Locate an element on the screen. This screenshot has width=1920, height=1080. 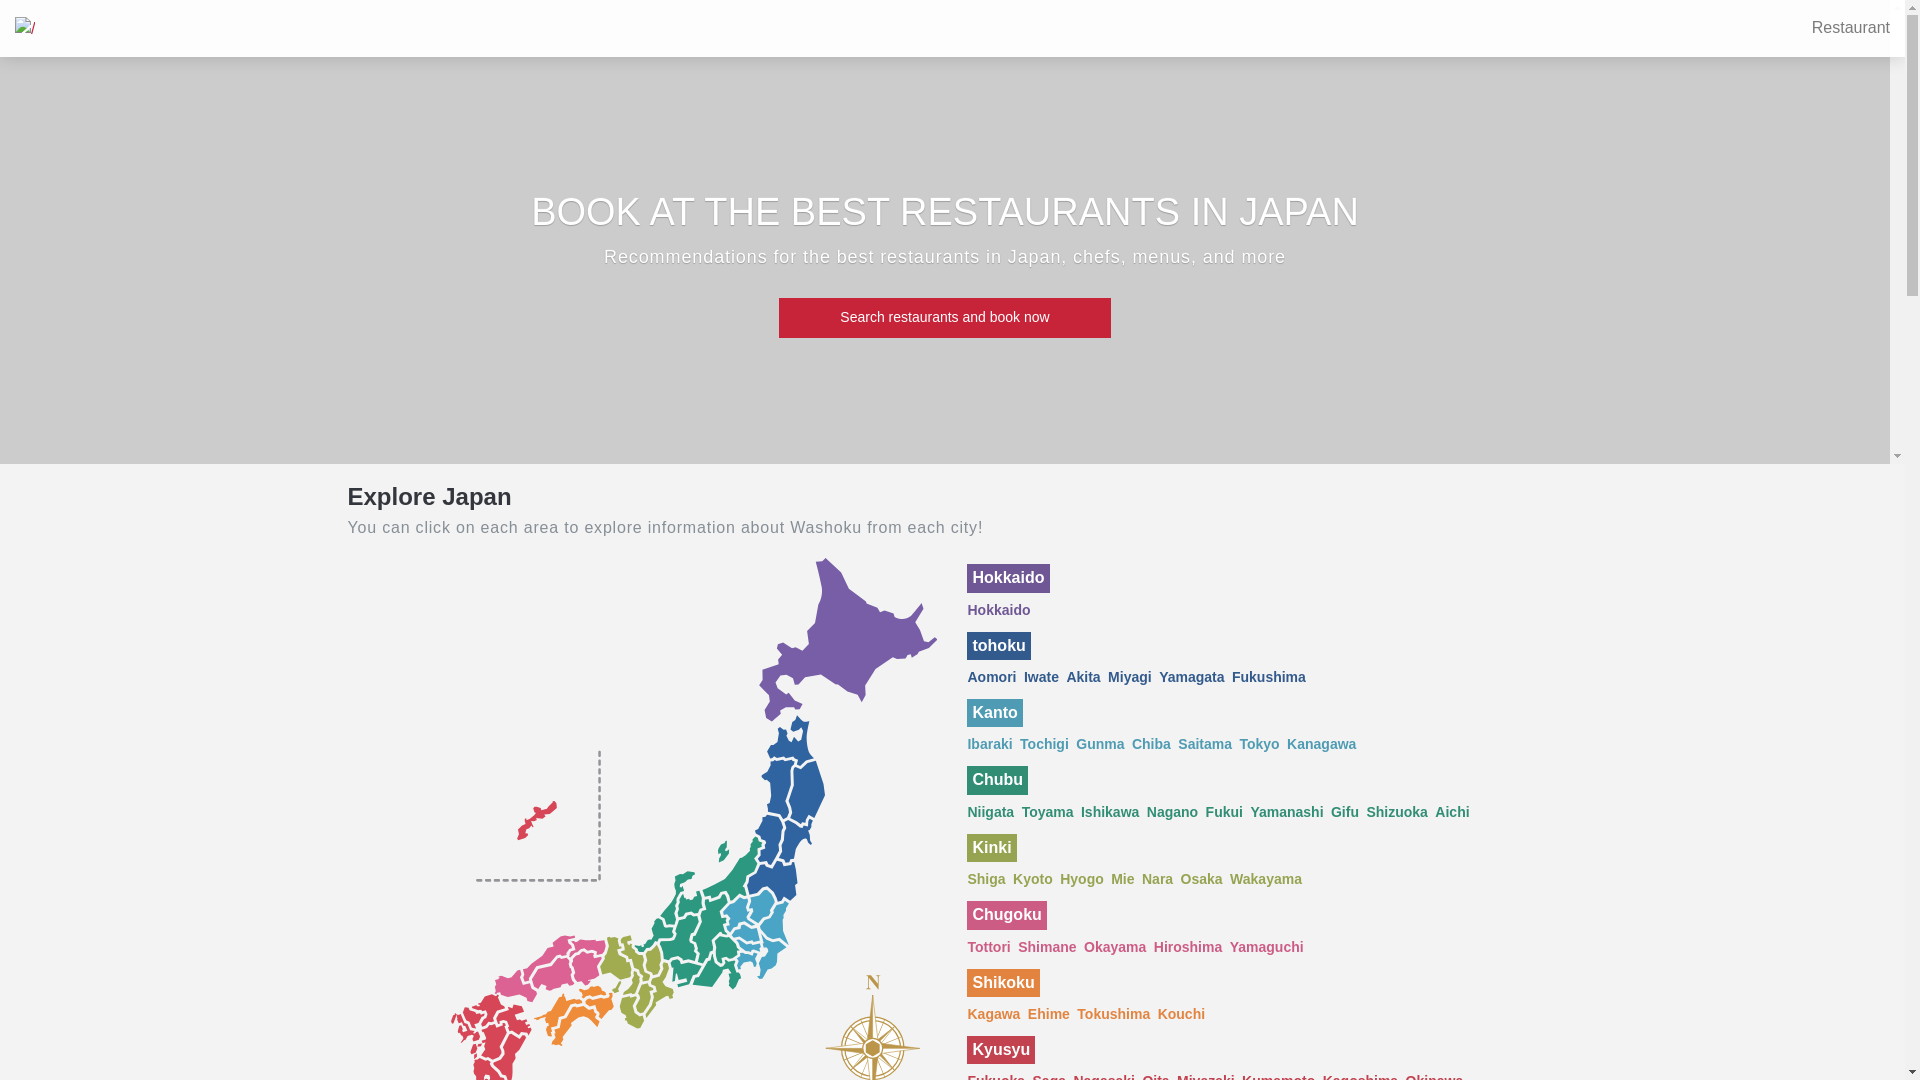
'Shiga' is located at coordinates (985, 878).